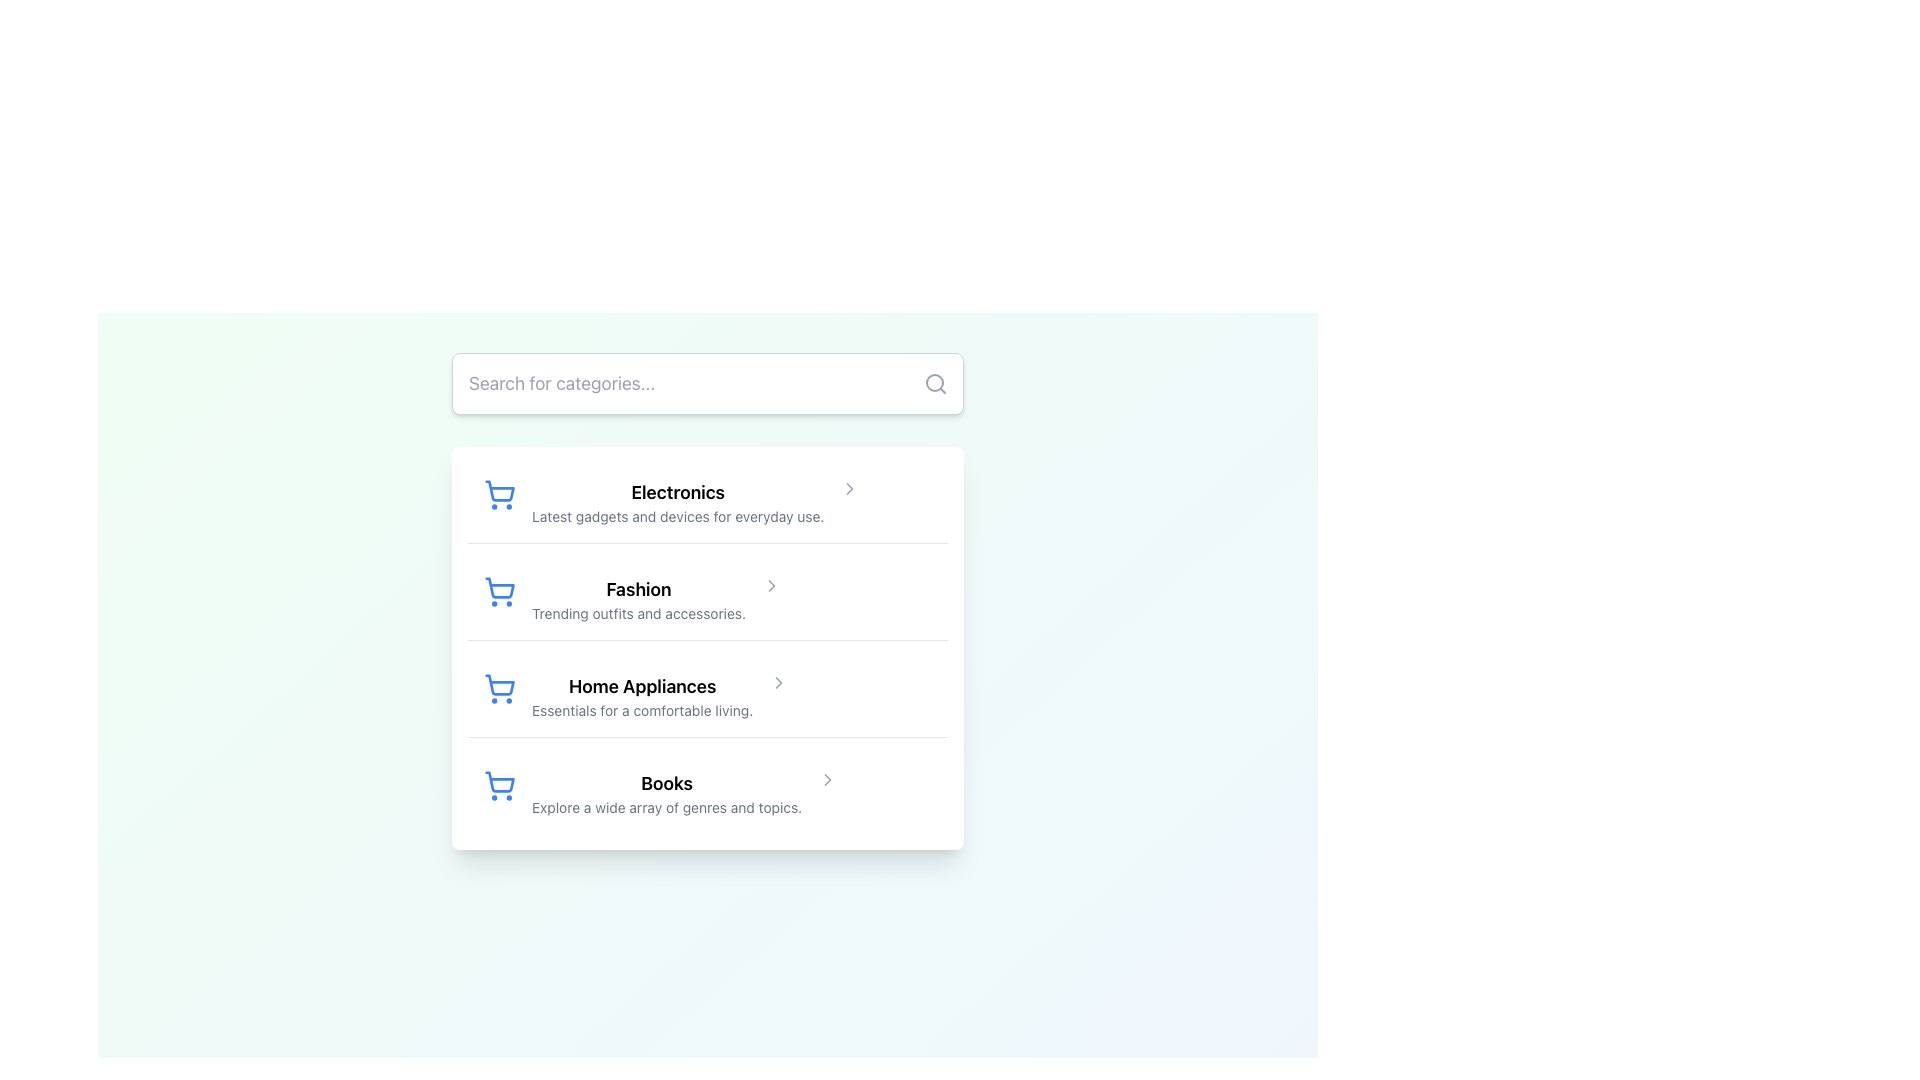 This screenshot has width=1920, height=1080. I want to click on the search icon, which is a gray outlined magnifying glass symbol located on the far right inside the horizontal search bar, to initiate the search, so click(935, 384).